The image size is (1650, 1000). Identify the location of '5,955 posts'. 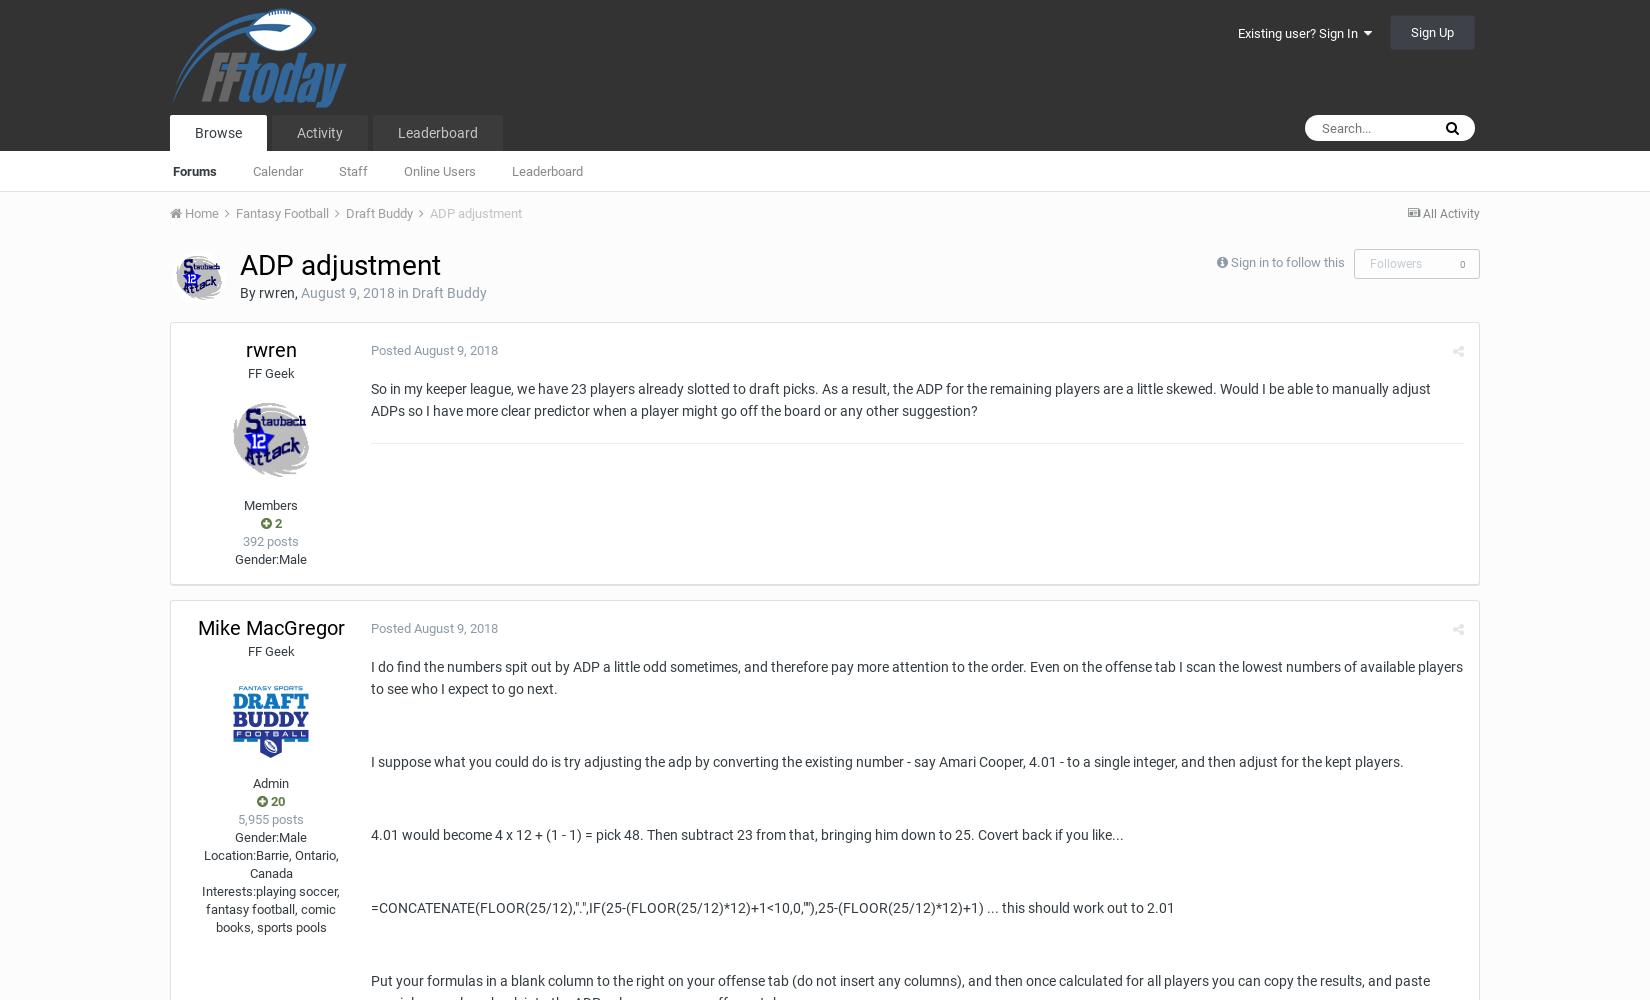
(270, 818).